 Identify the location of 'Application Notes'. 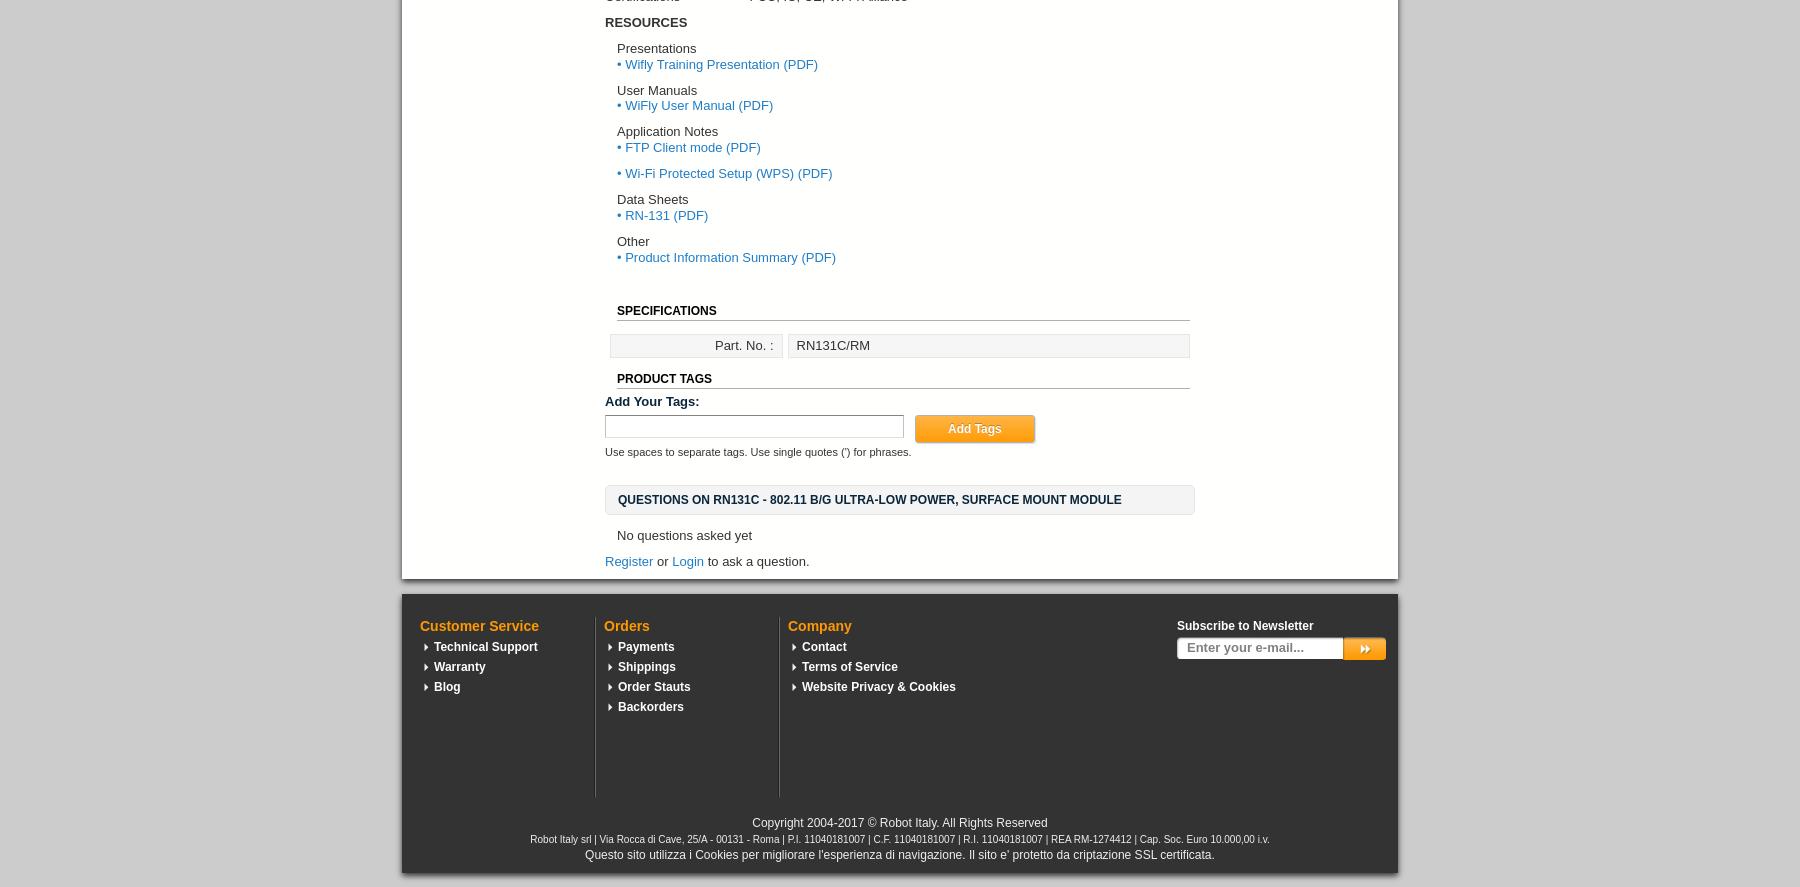
(617, 131).